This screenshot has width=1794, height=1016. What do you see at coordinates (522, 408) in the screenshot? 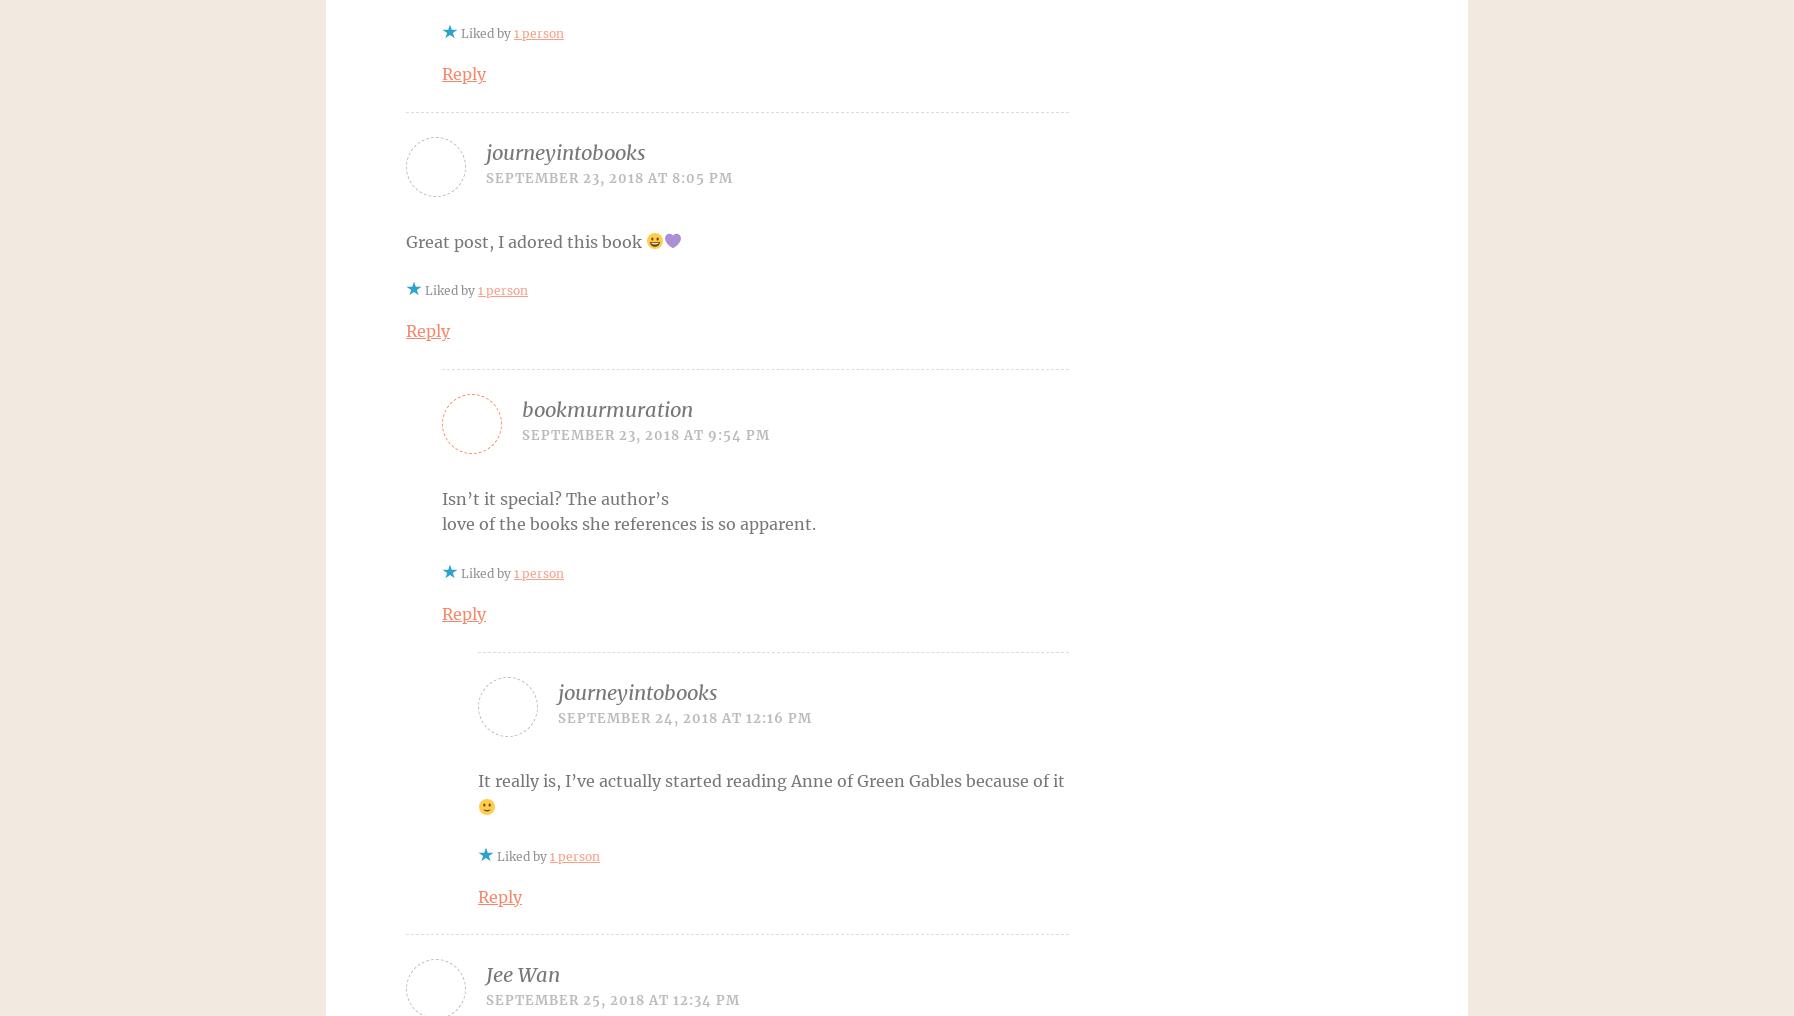
I see `'bookmurmuration'` at bounding box center [522, 408].